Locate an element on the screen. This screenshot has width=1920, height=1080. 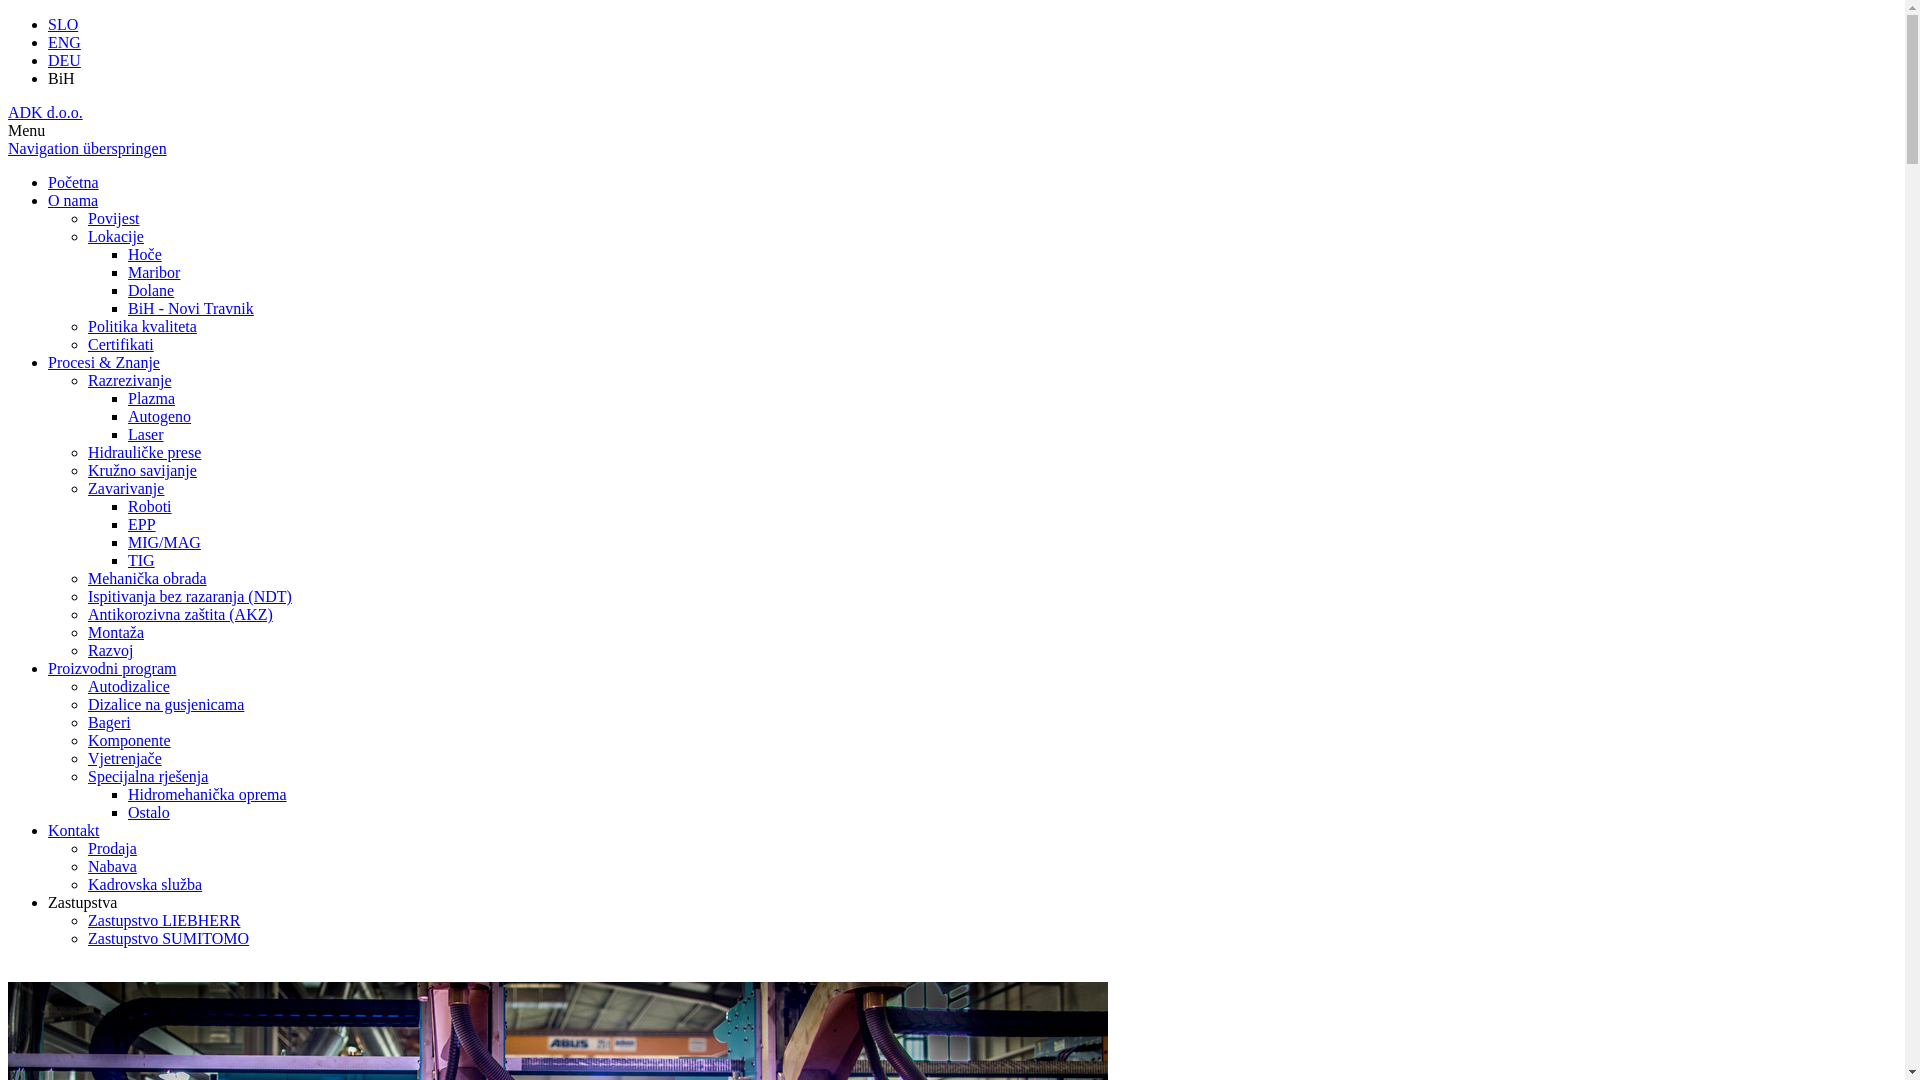
'Nabava' is located at coordinates (111, 865).